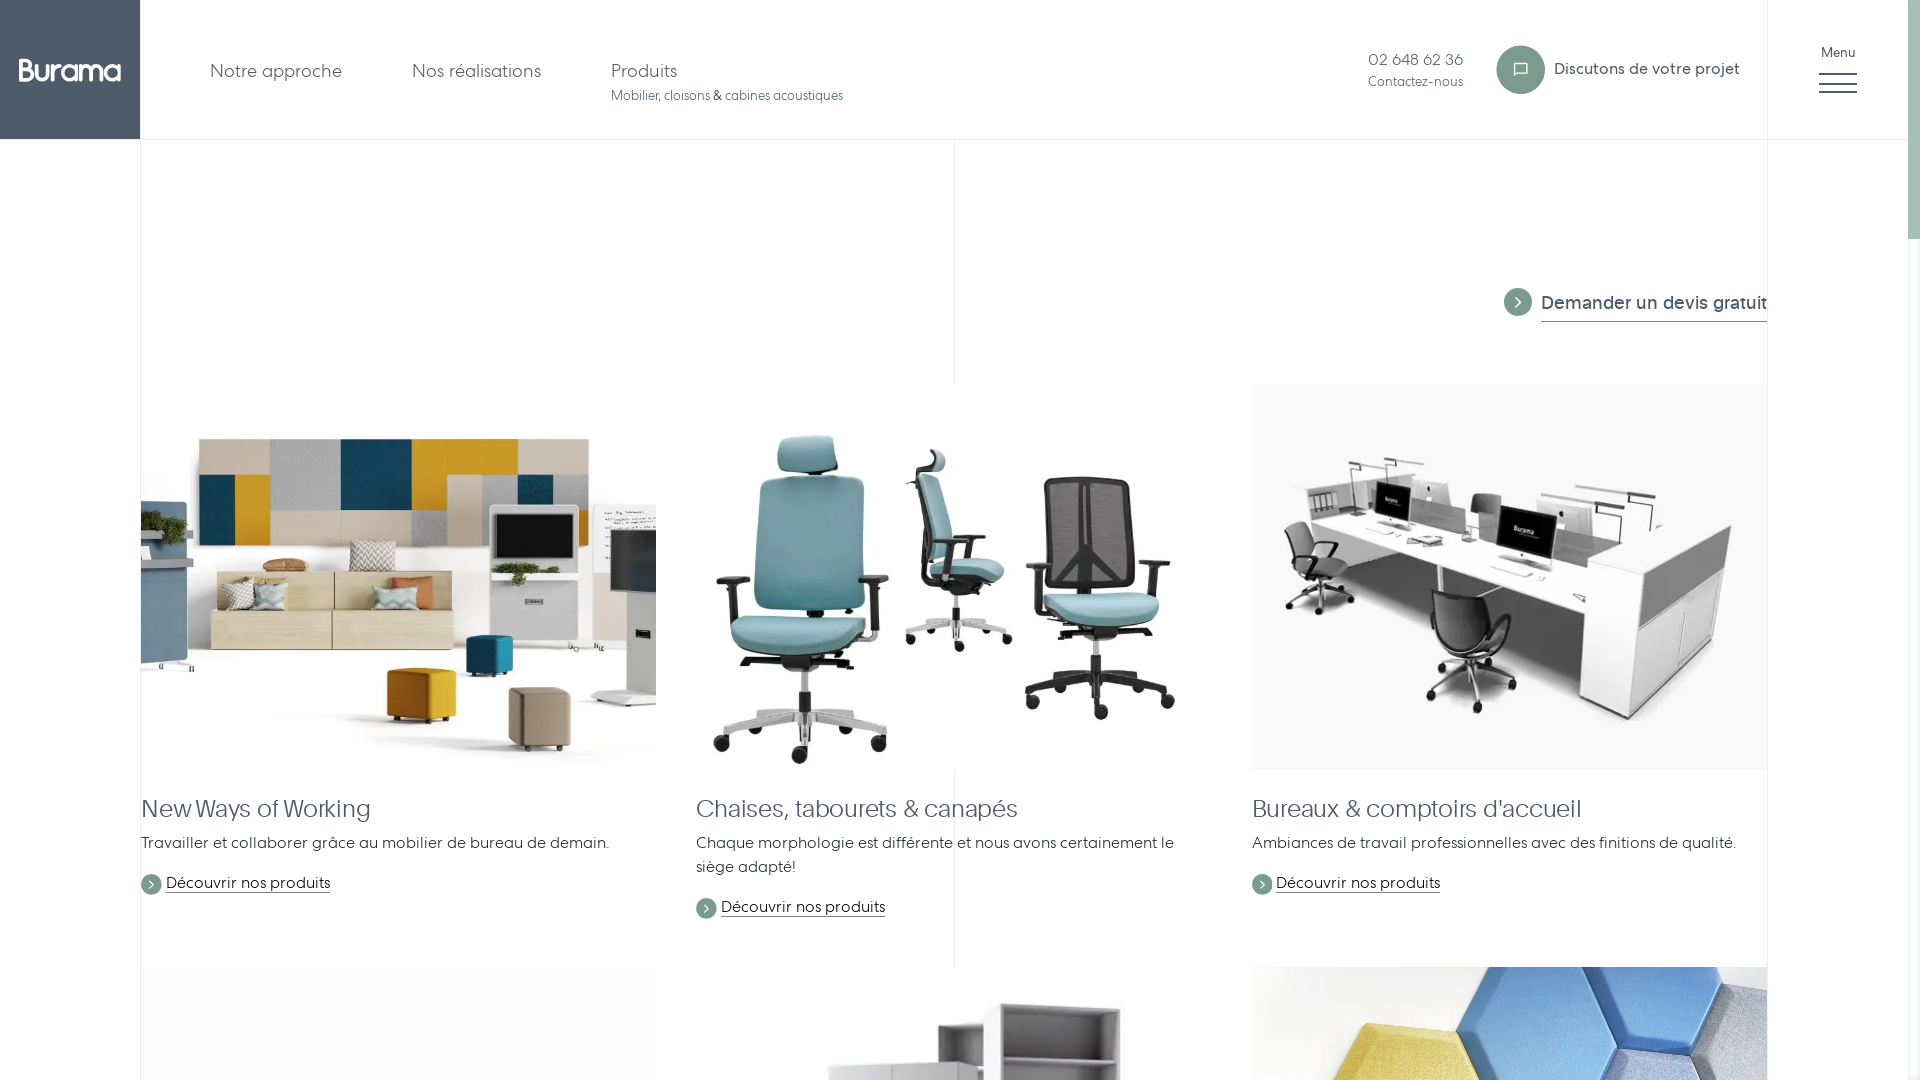  Describe the element at coordinates (1654, 305) in the screenshot. I see `'Demander un devis gratuit'` at that location.